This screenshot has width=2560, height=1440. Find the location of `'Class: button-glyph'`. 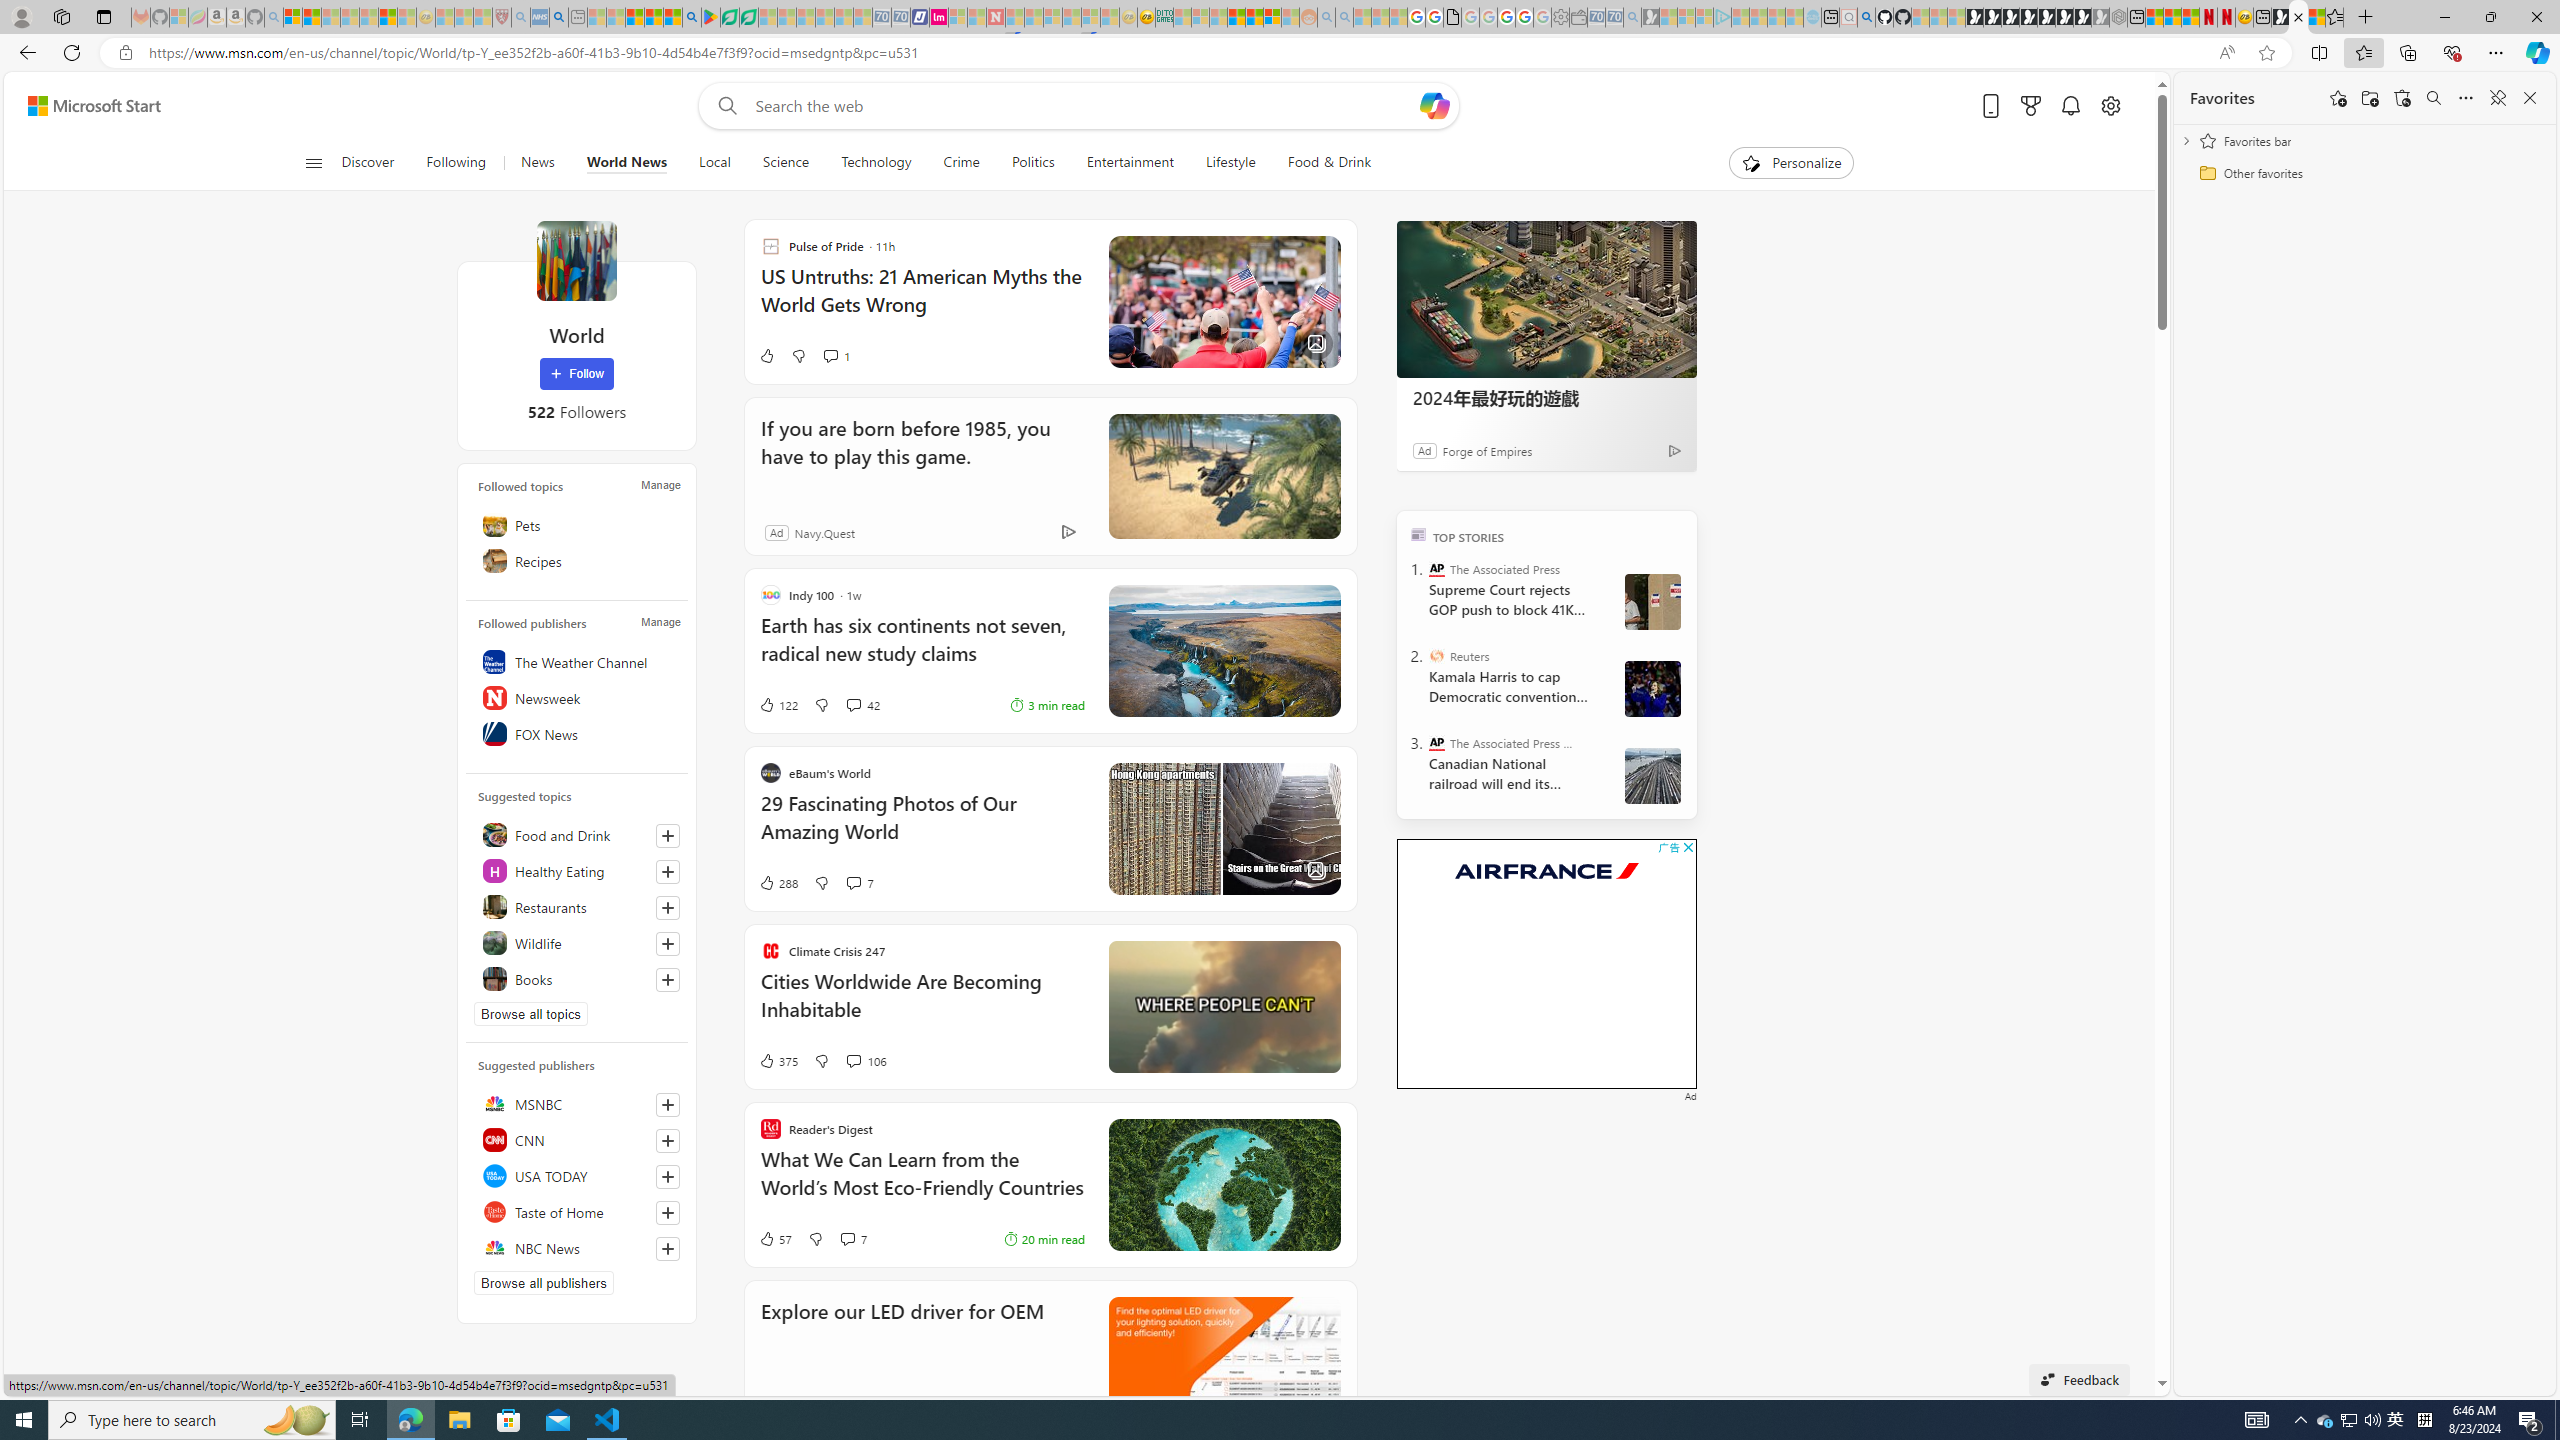

'Class: button-glyph' is located at coordinates (313, 162).